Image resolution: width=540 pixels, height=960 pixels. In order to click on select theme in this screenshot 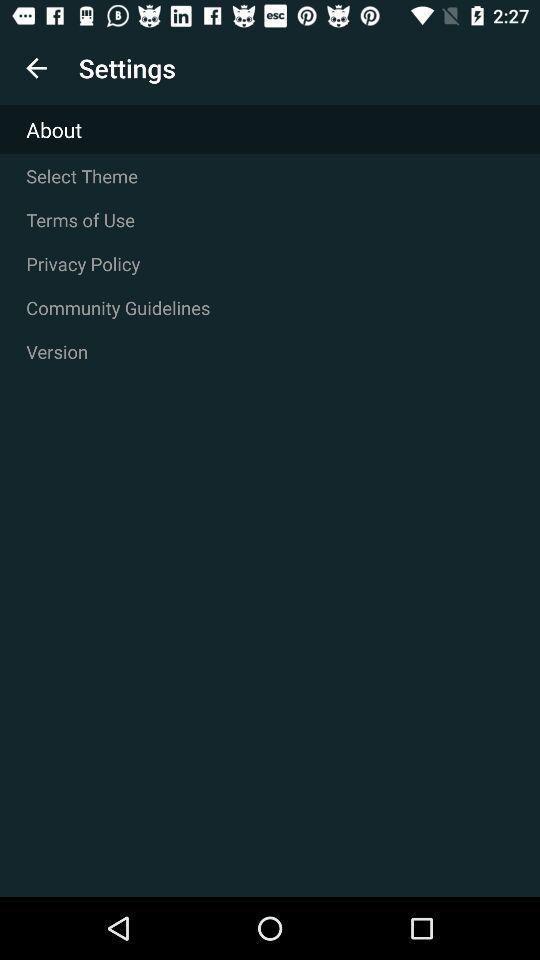, I will do `click(270, 175)`.